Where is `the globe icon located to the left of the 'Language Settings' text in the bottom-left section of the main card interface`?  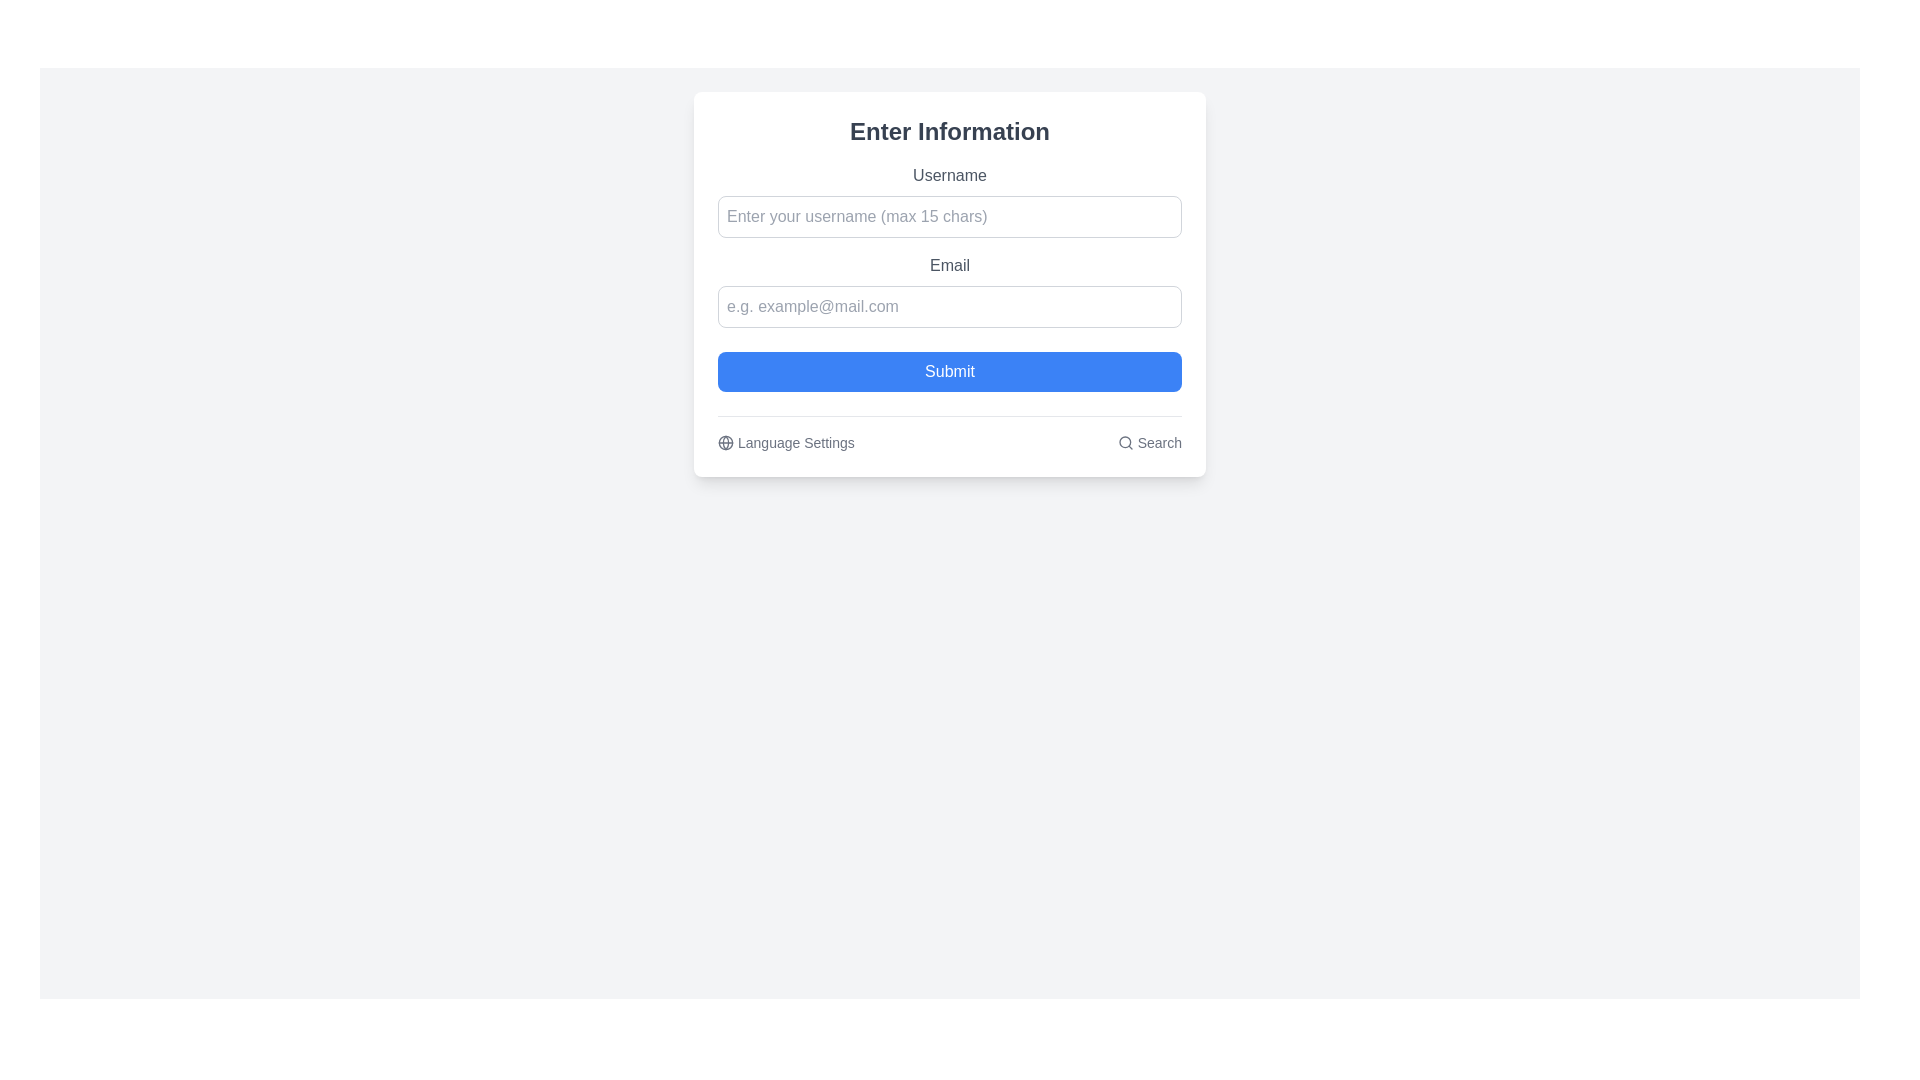 the globe icon located to the left of the 'Language Settings' text in the bottom-left section of the main card interface is located at coordinates (724, 442).